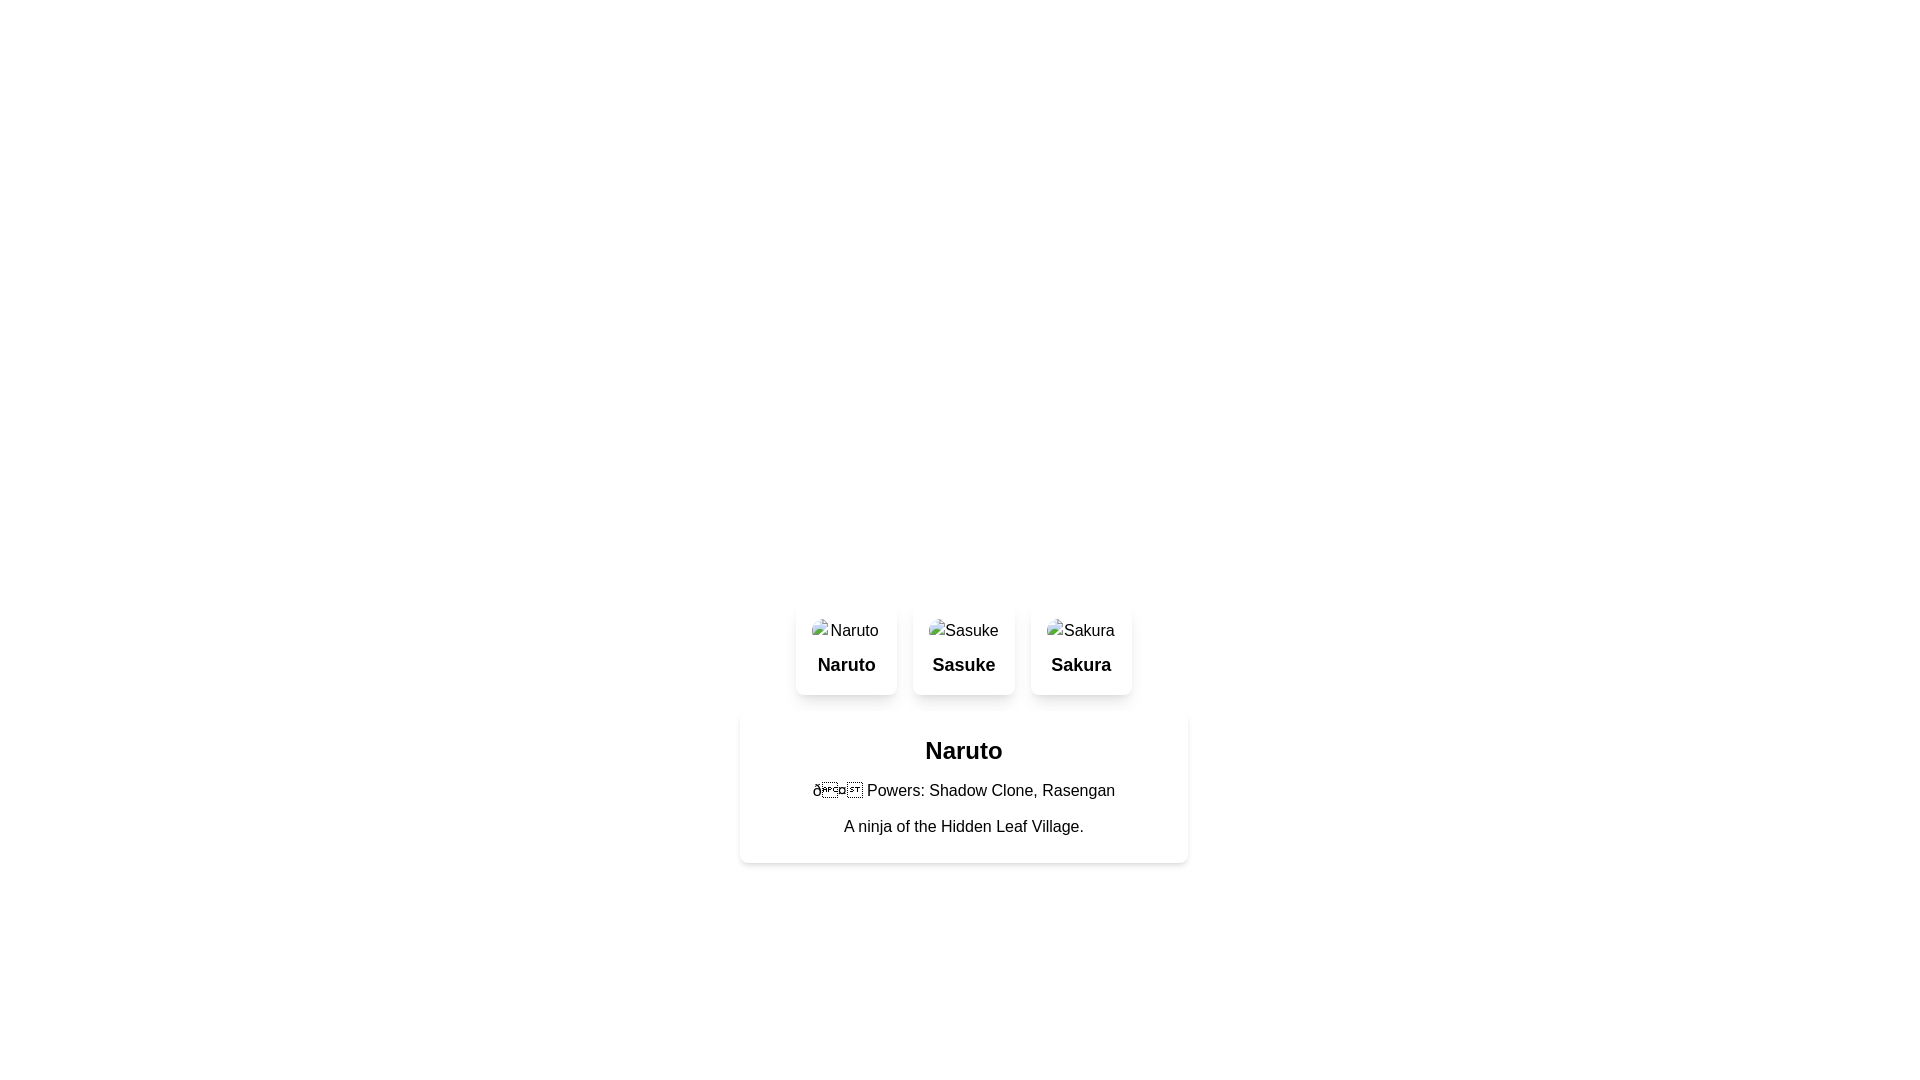 This screenshot has height=1080, width=1920. I want to click on the 'Naruto' character icon located at the top section of the first card layout, so click(846, 631).